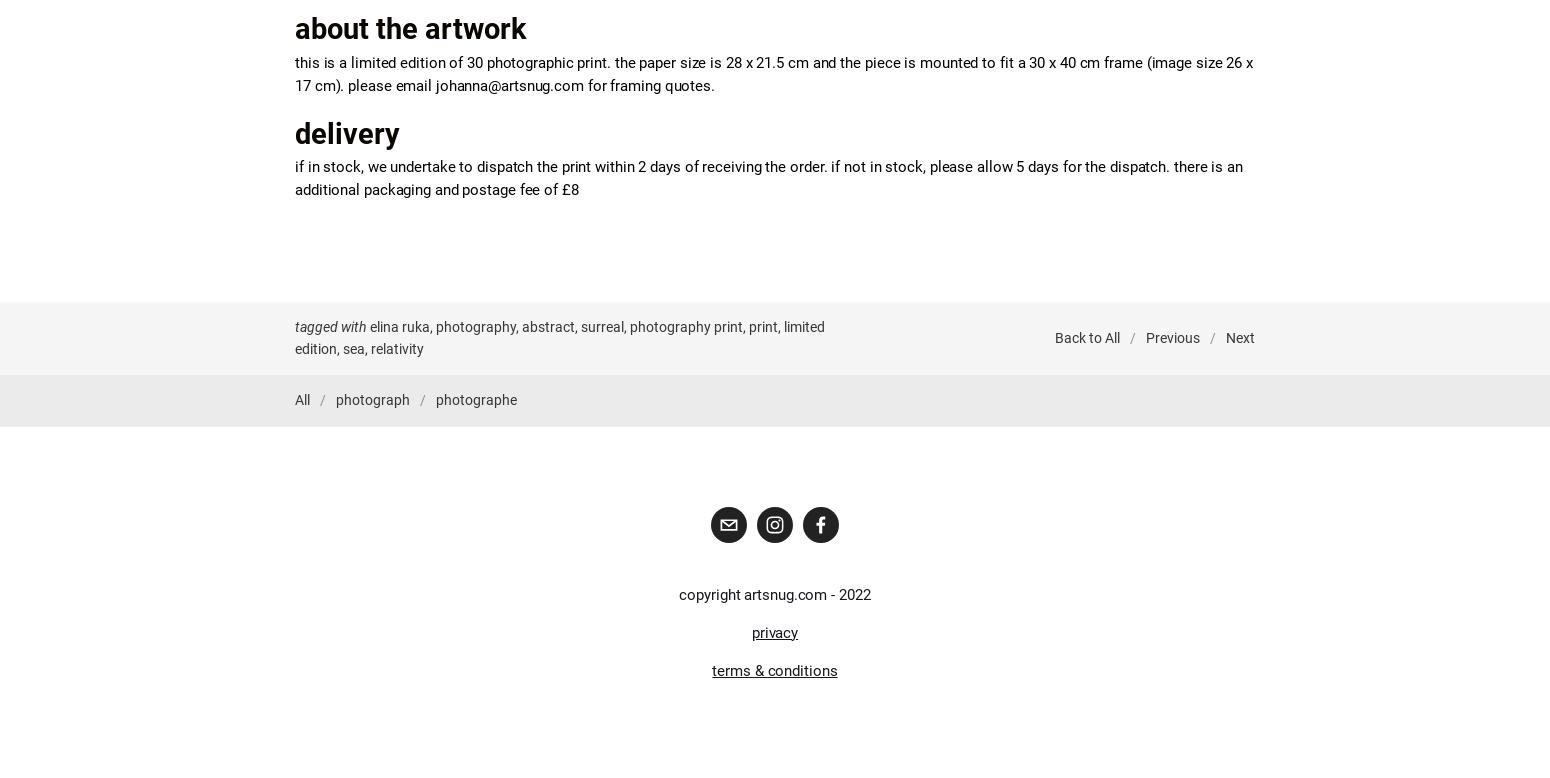 The image size is (1550, 778). What do you see at coordinates (774, 630) in the screenshot?
I see `'privacy'` at bounding box center [774, 630].